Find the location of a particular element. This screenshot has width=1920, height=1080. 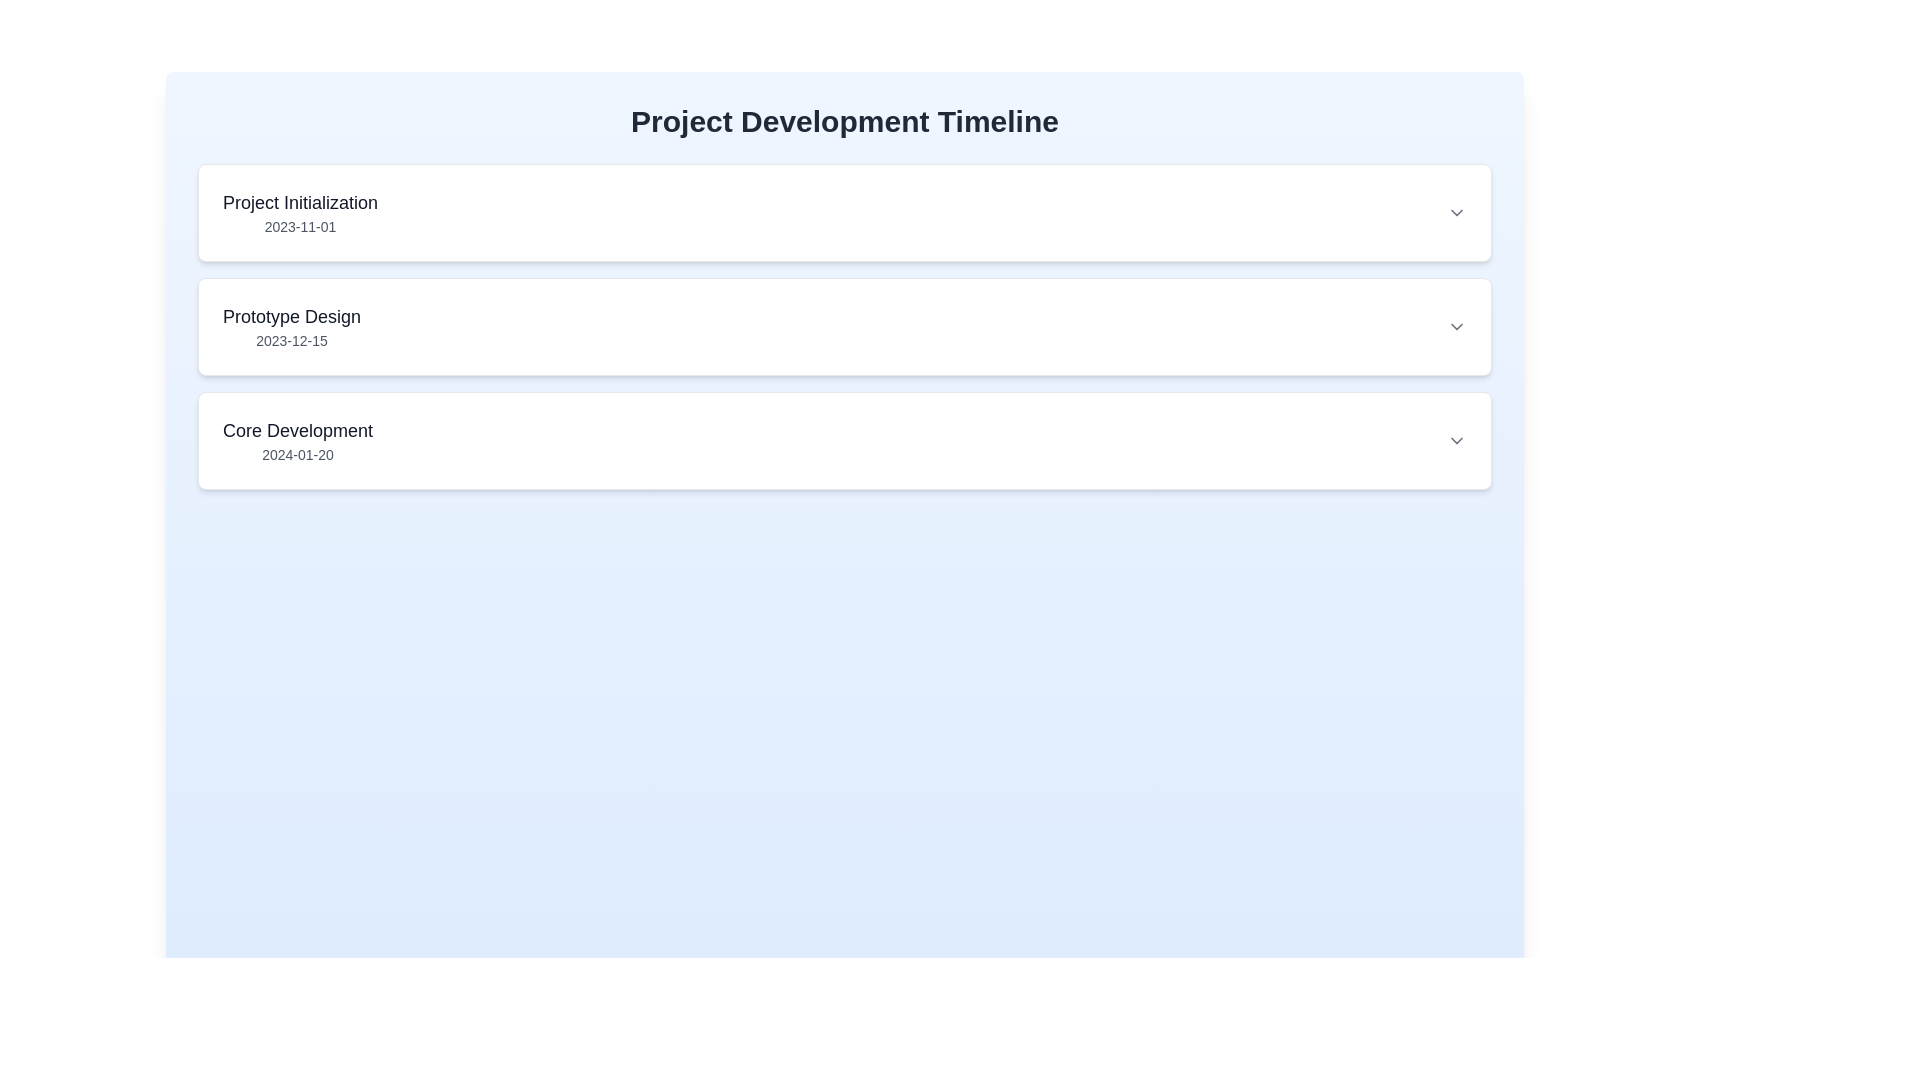

the second list item titled 'Prototype Design' is located at coordinates (844, 326).